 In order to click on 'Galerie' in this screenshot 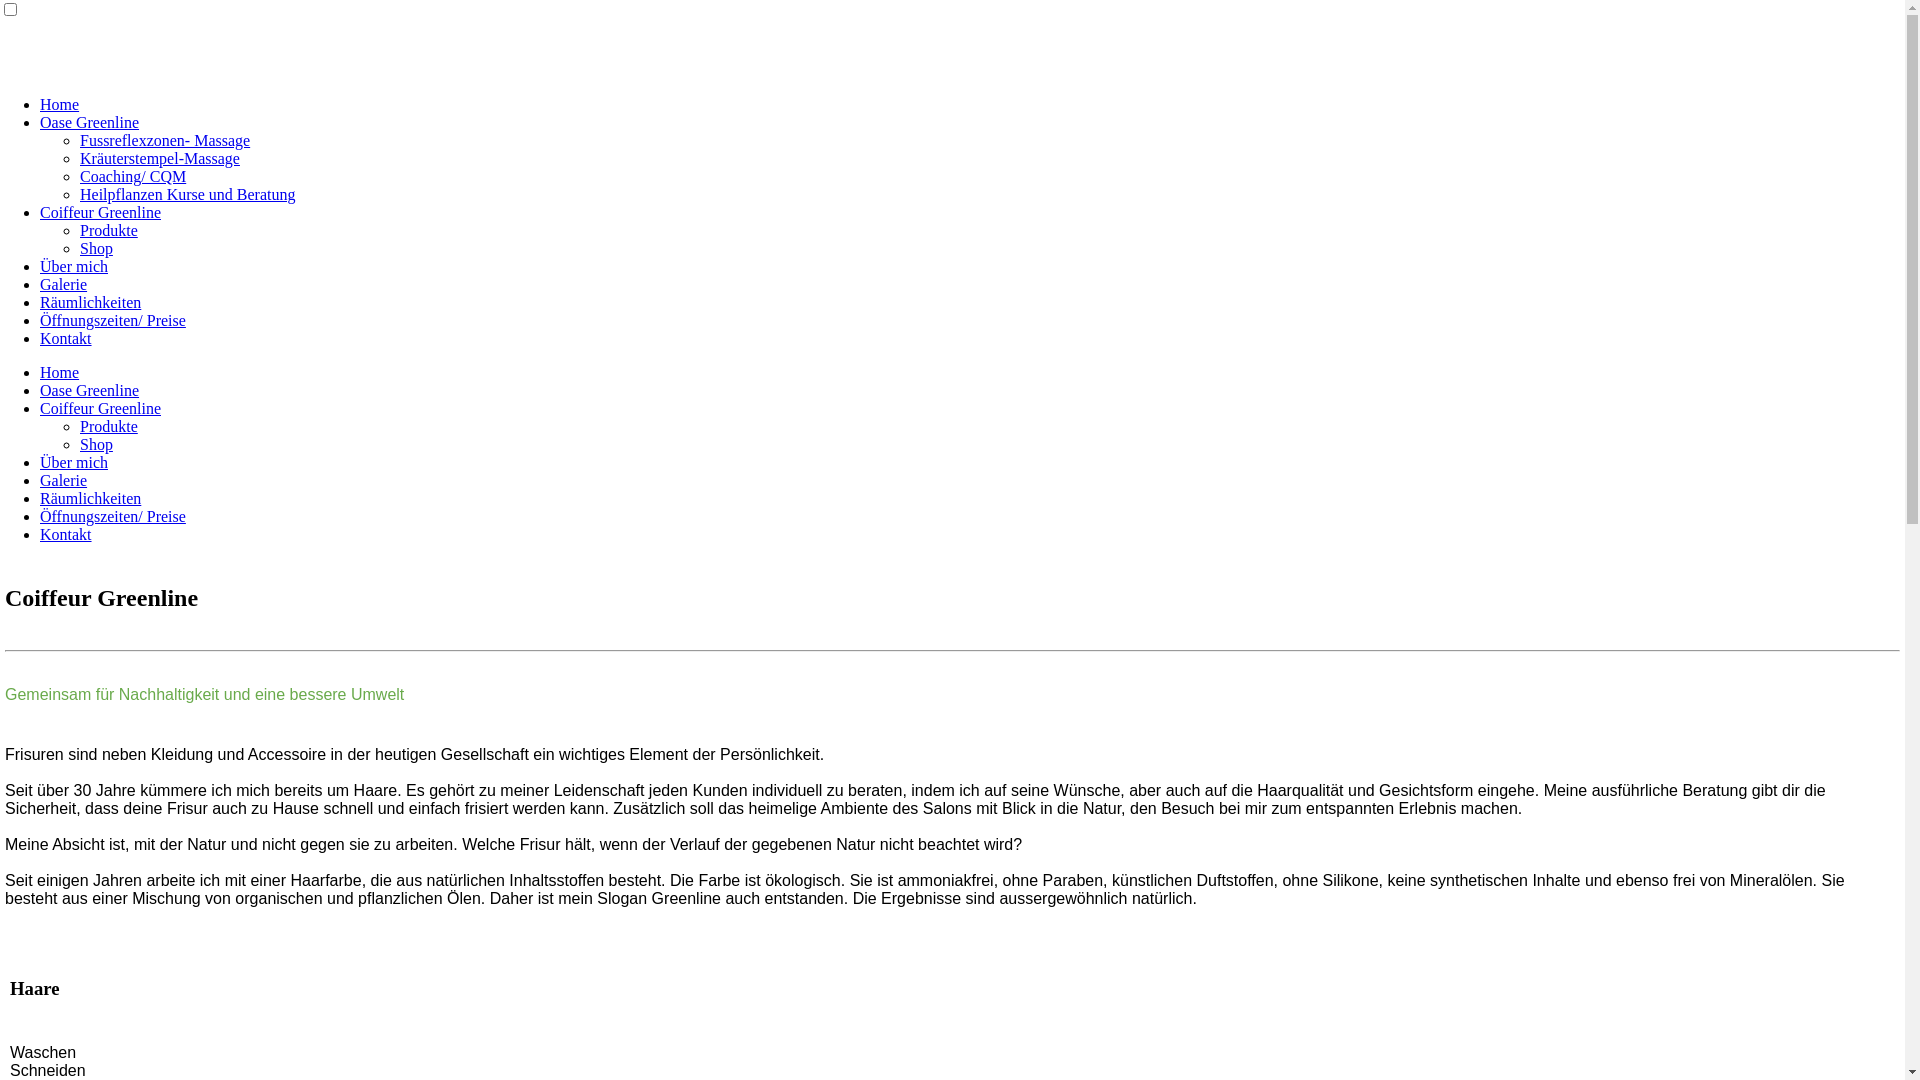, I will do `click(63, 480)`.